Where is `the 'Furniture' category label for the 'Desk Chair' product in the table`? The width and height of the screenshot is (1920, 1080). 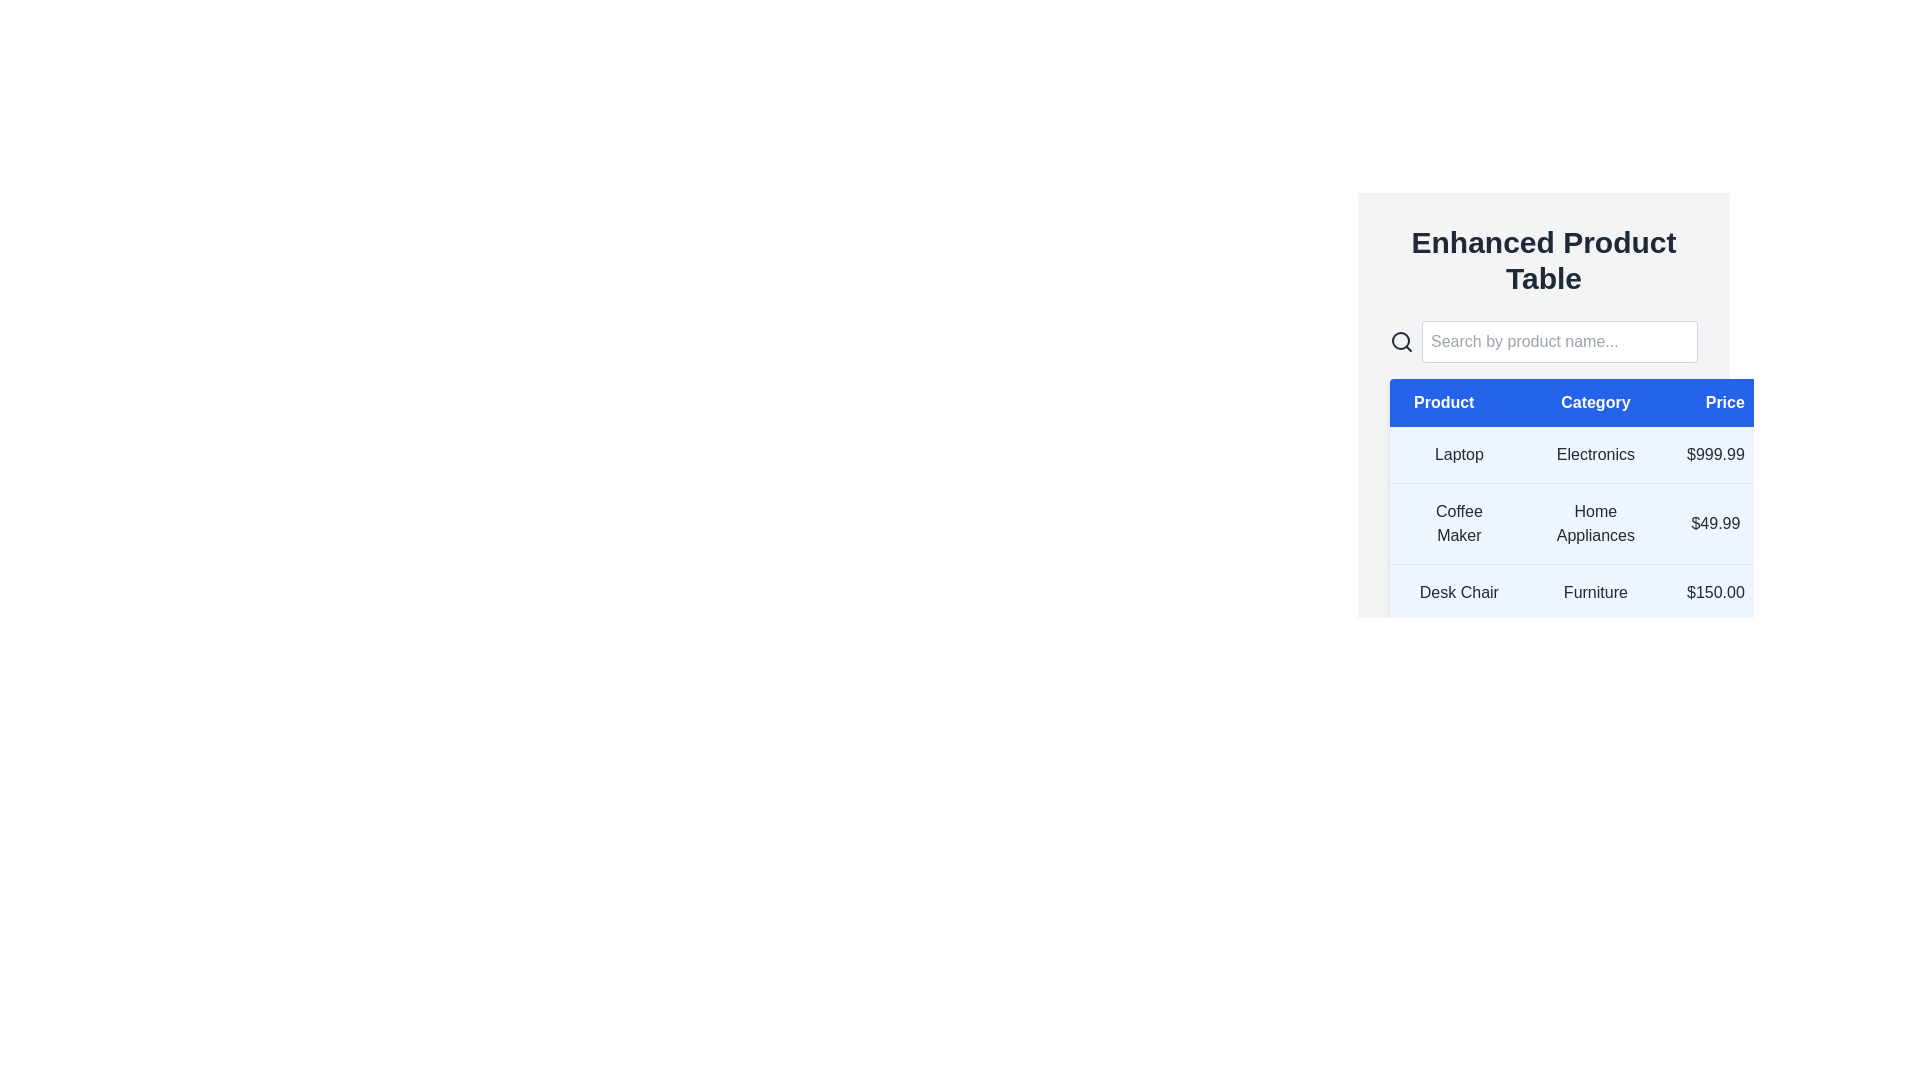
the 'Furniture' category label for the 'Desk Chair' product in the table is located at coordinates (1594, 592).